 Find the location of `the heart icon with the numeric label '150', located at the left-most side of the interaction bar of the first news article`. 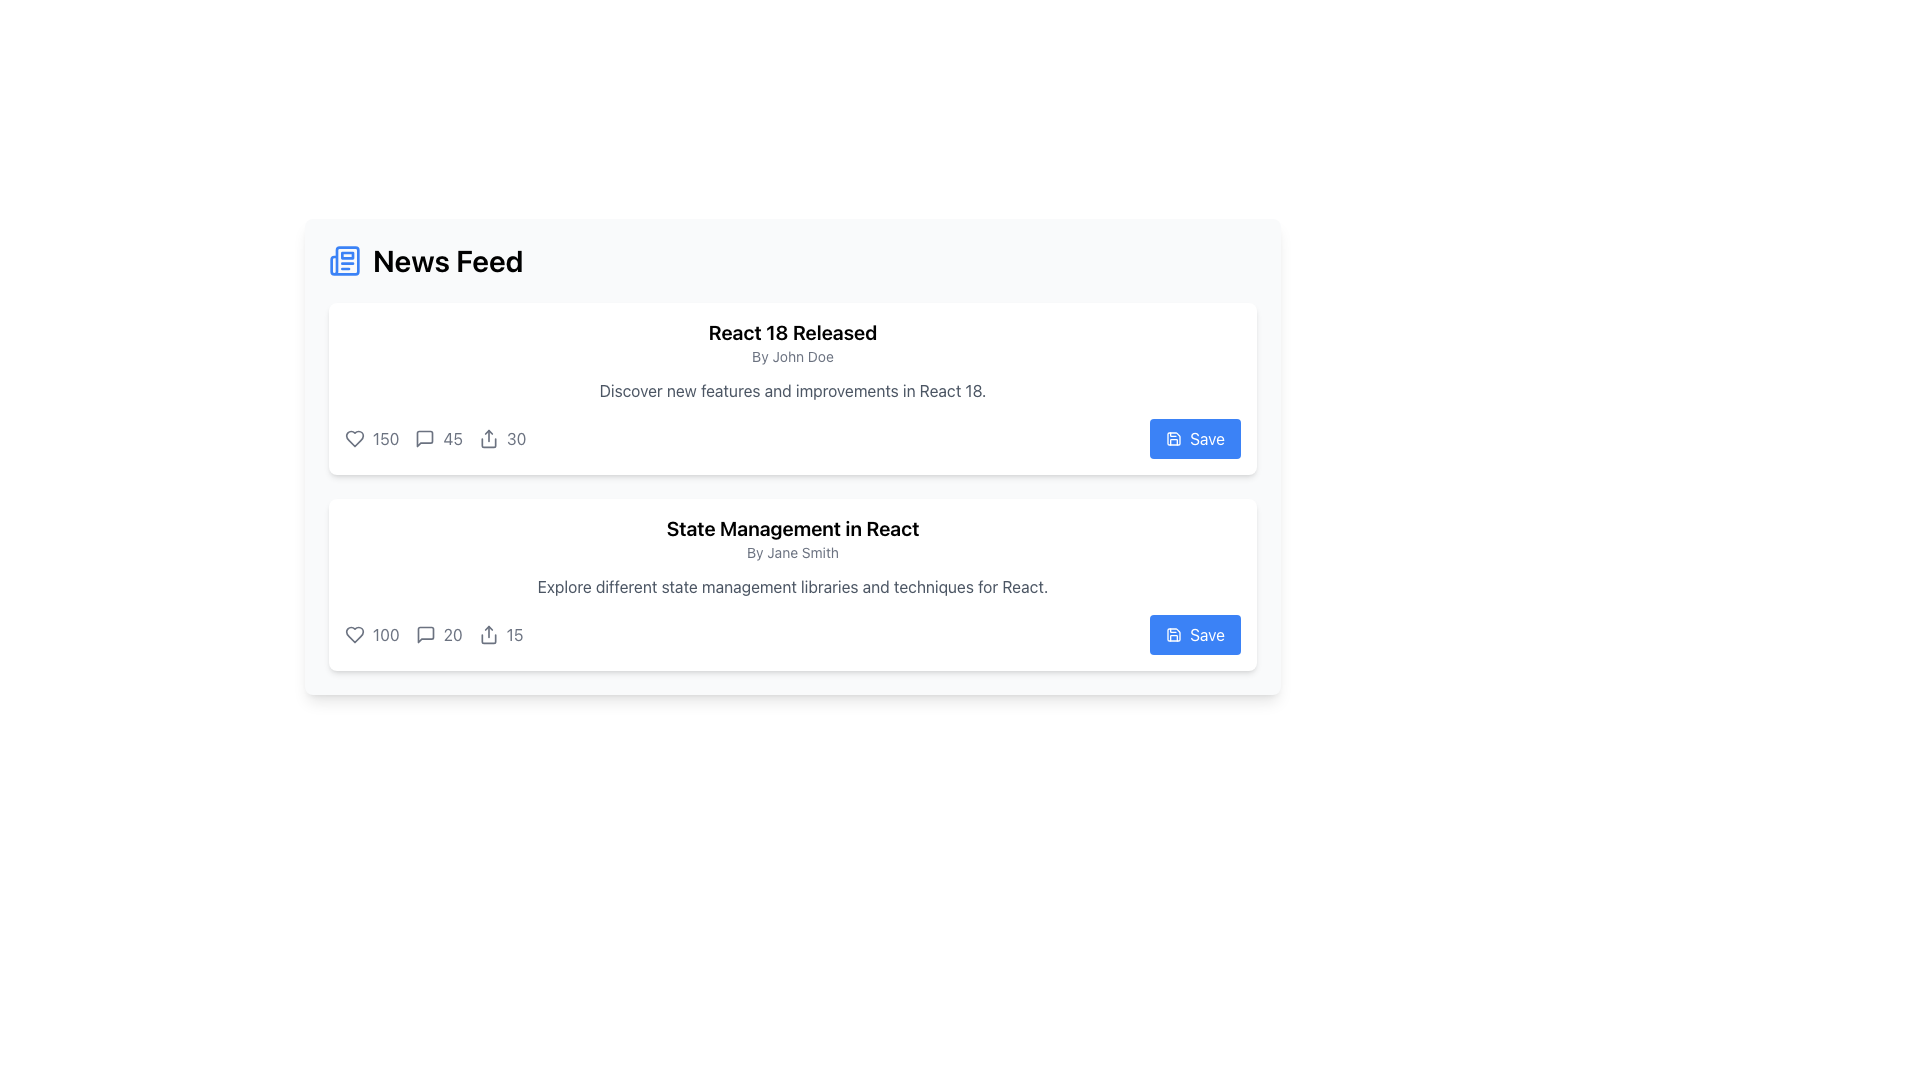

the heart icon with the numeric label '150', located at the left-most side of the interaction bar of the first news article is located at coordinates (372, 438).